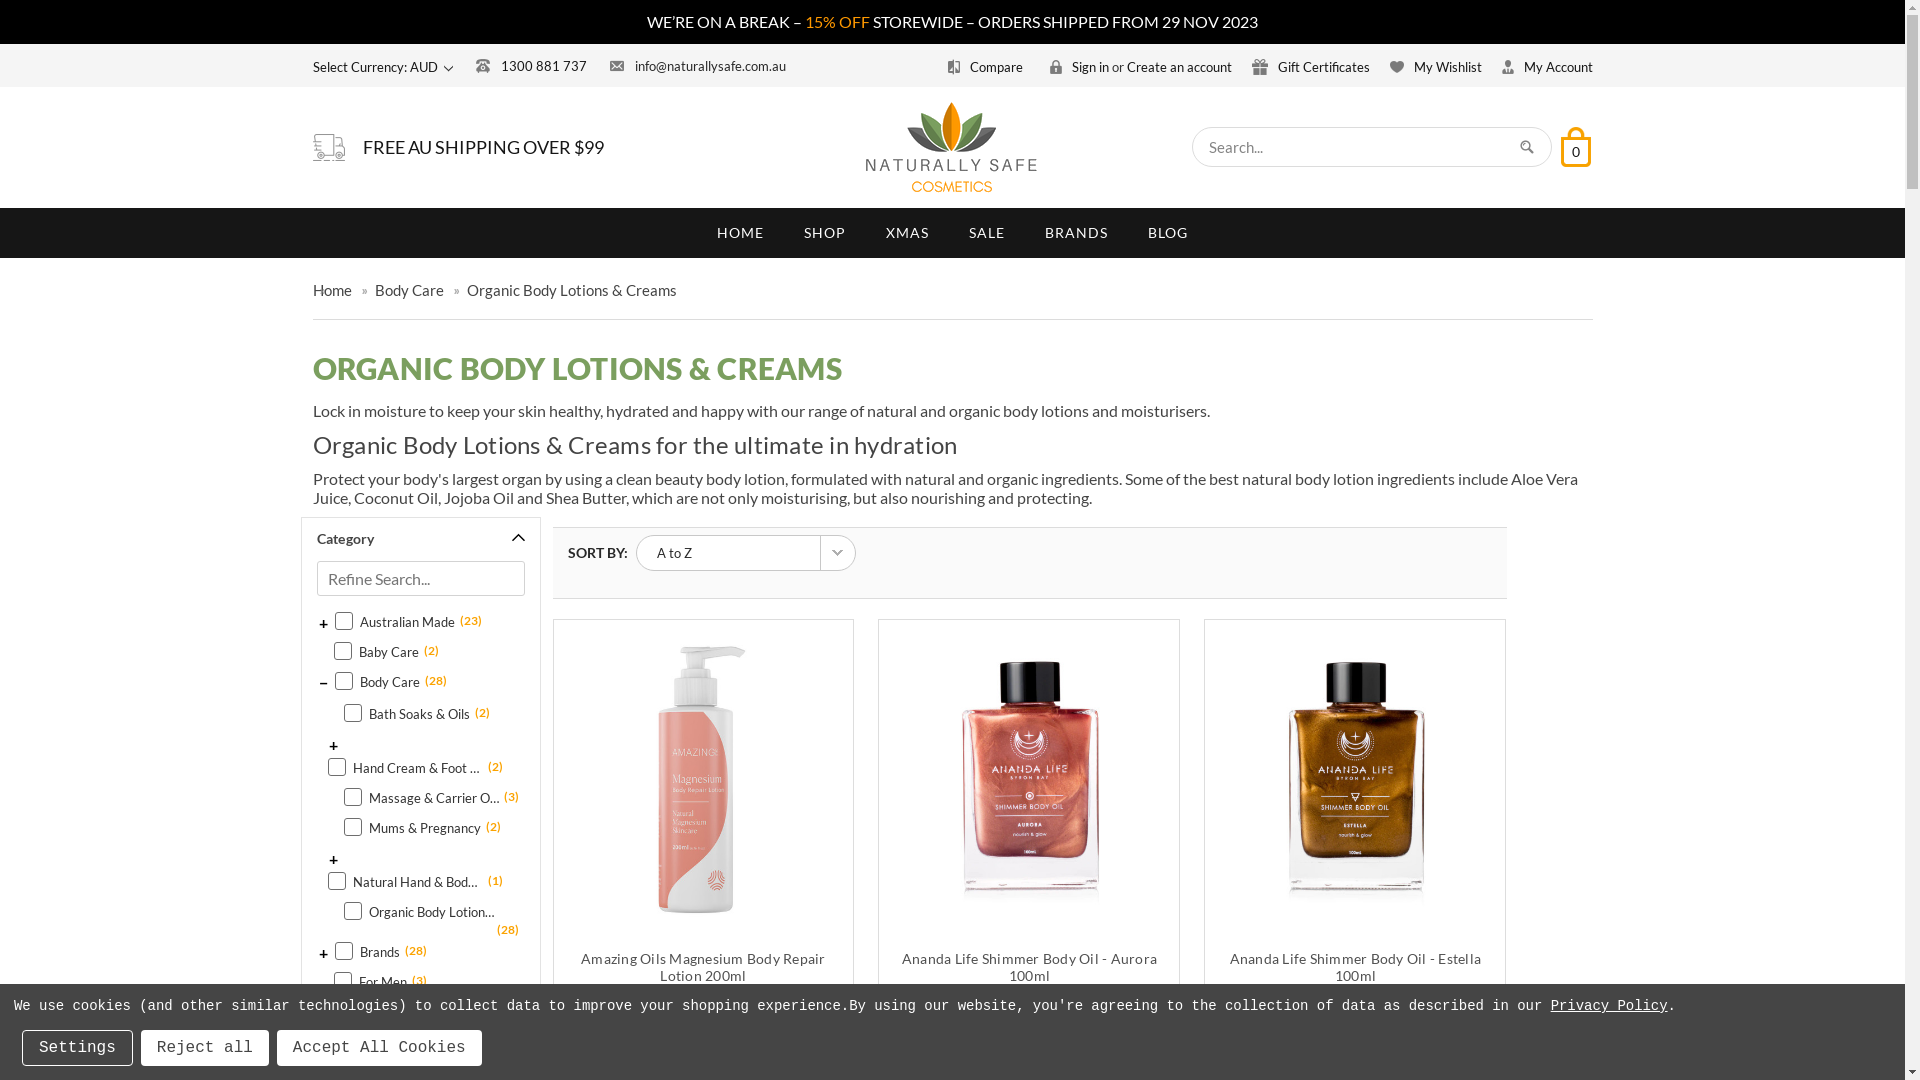 The width and height of the screenshot is (1920, 1080). What do you see at coordinates (1178, 65) in the screenshot?
I see `'Create an account'` at bounding box center [1178, 65].